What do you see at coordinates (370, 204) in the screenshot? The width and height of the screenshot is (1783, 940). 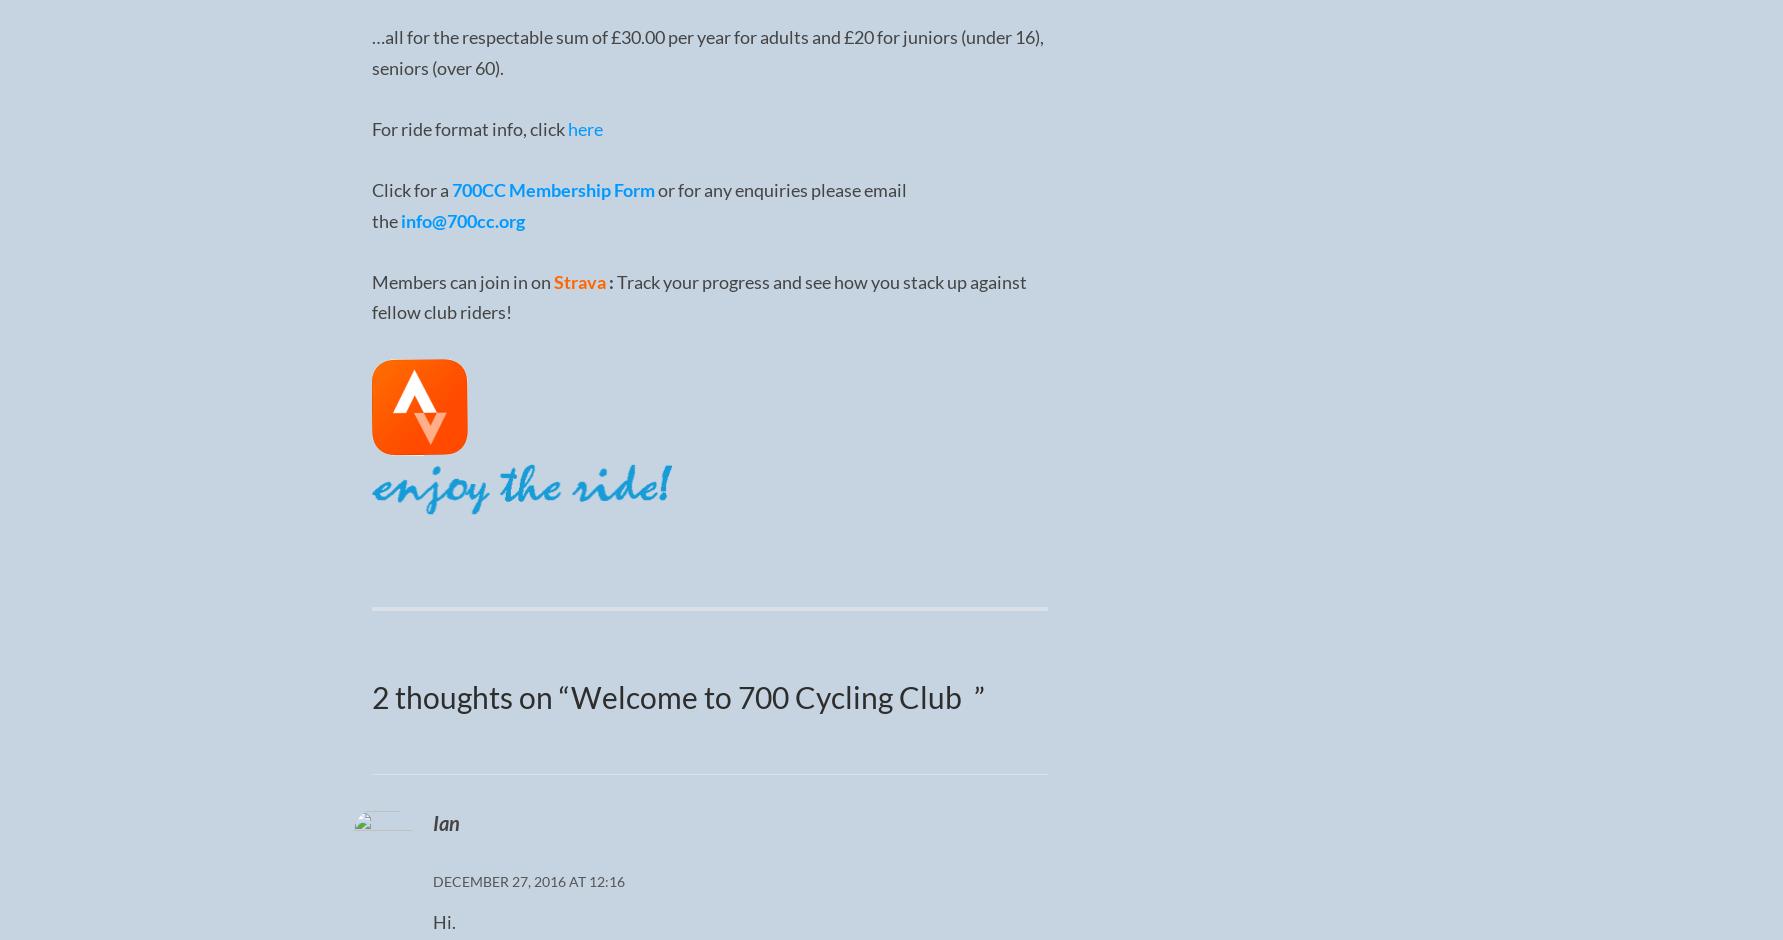 I see `'or for any enquiries please email the'` at bounding box center [370, 204].